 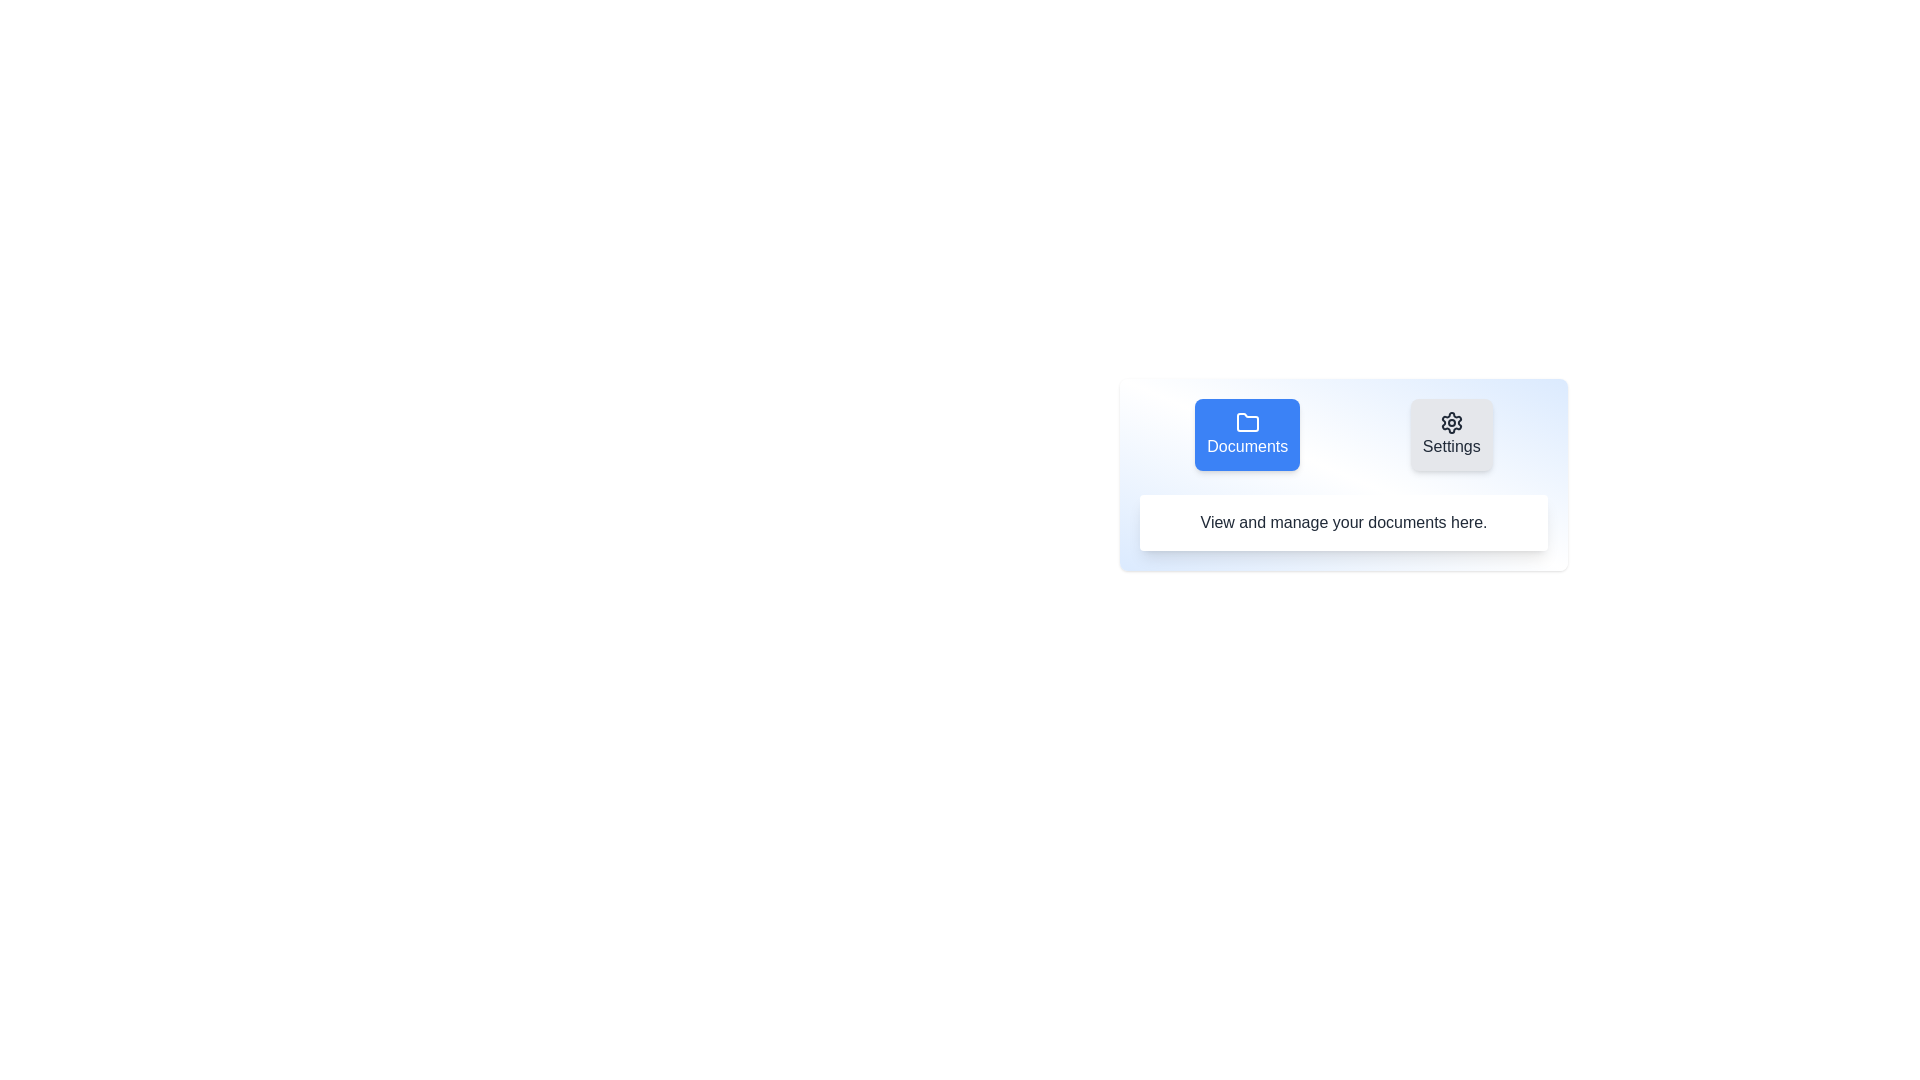 I want to click on the tab labeled Documents, so click(x=1246, y=434).